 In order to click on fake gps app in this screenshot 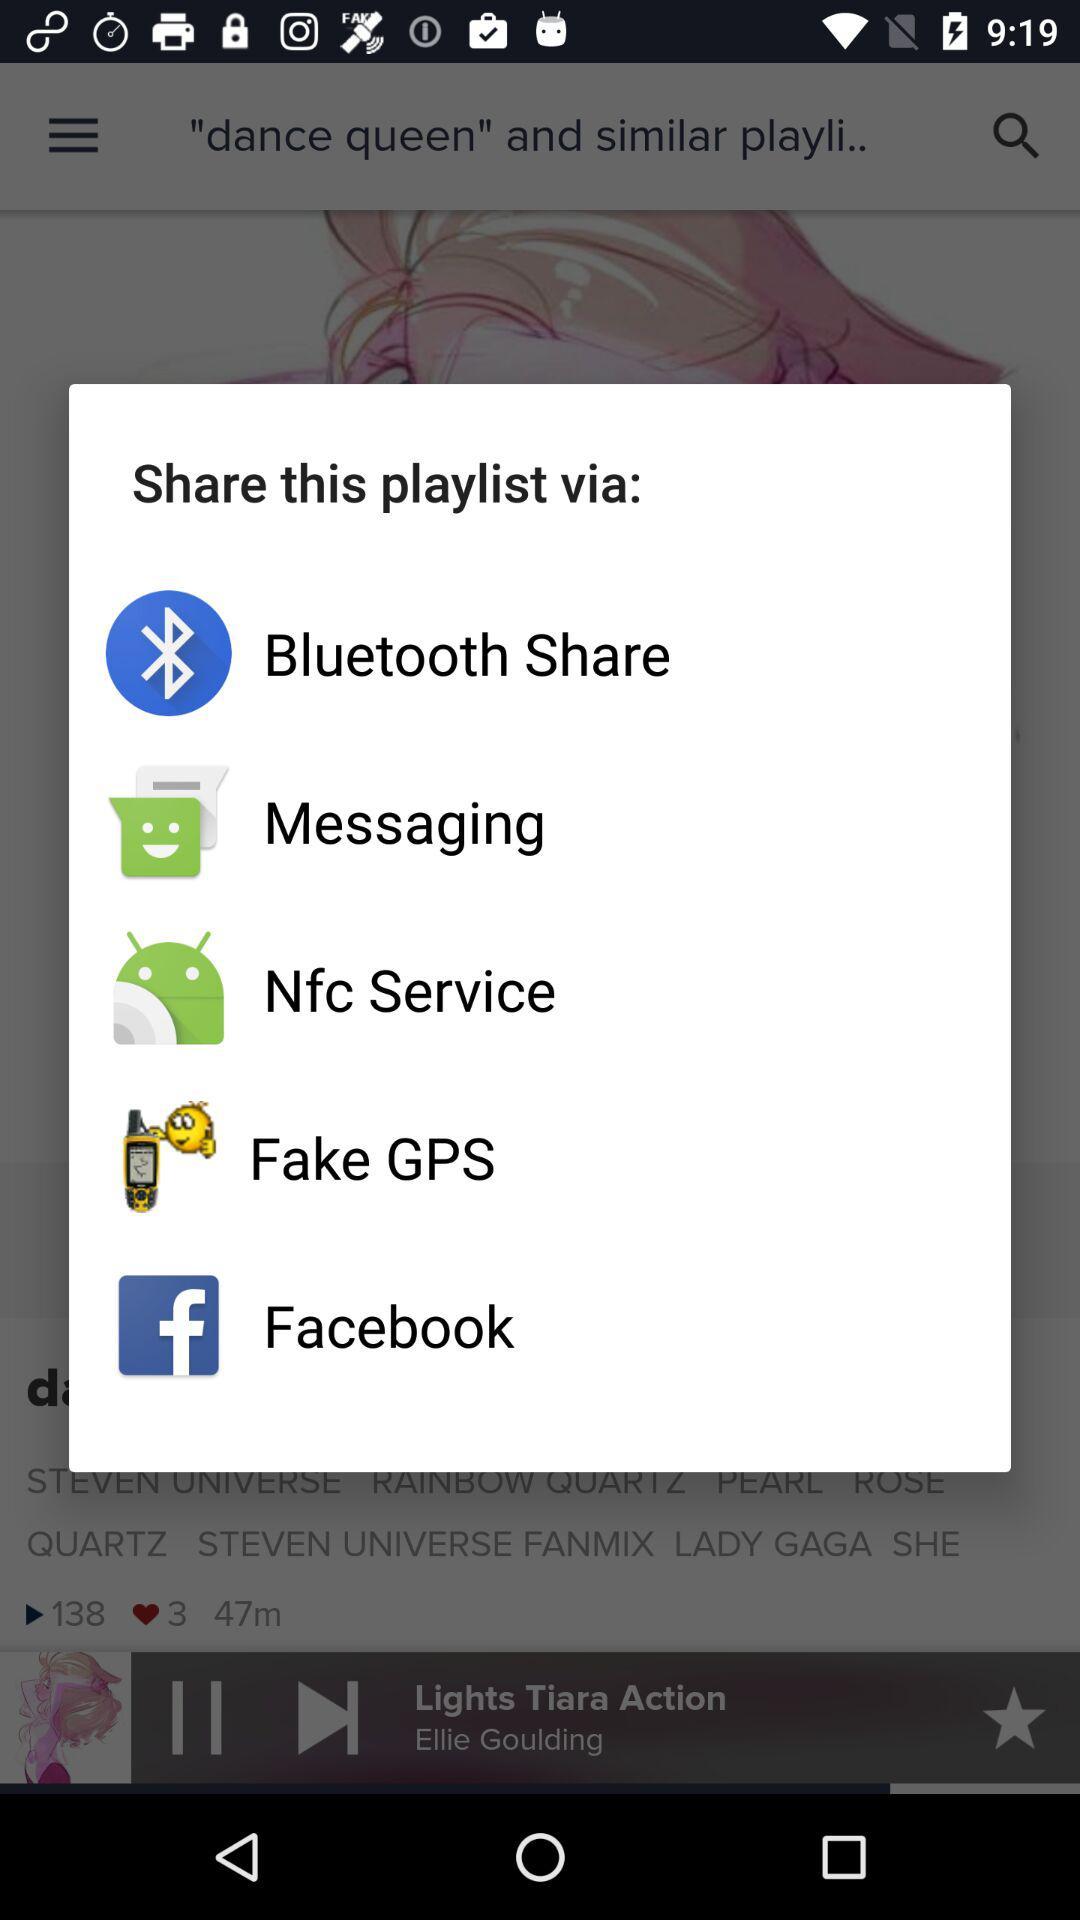, I will do `click(540, 1157)`.